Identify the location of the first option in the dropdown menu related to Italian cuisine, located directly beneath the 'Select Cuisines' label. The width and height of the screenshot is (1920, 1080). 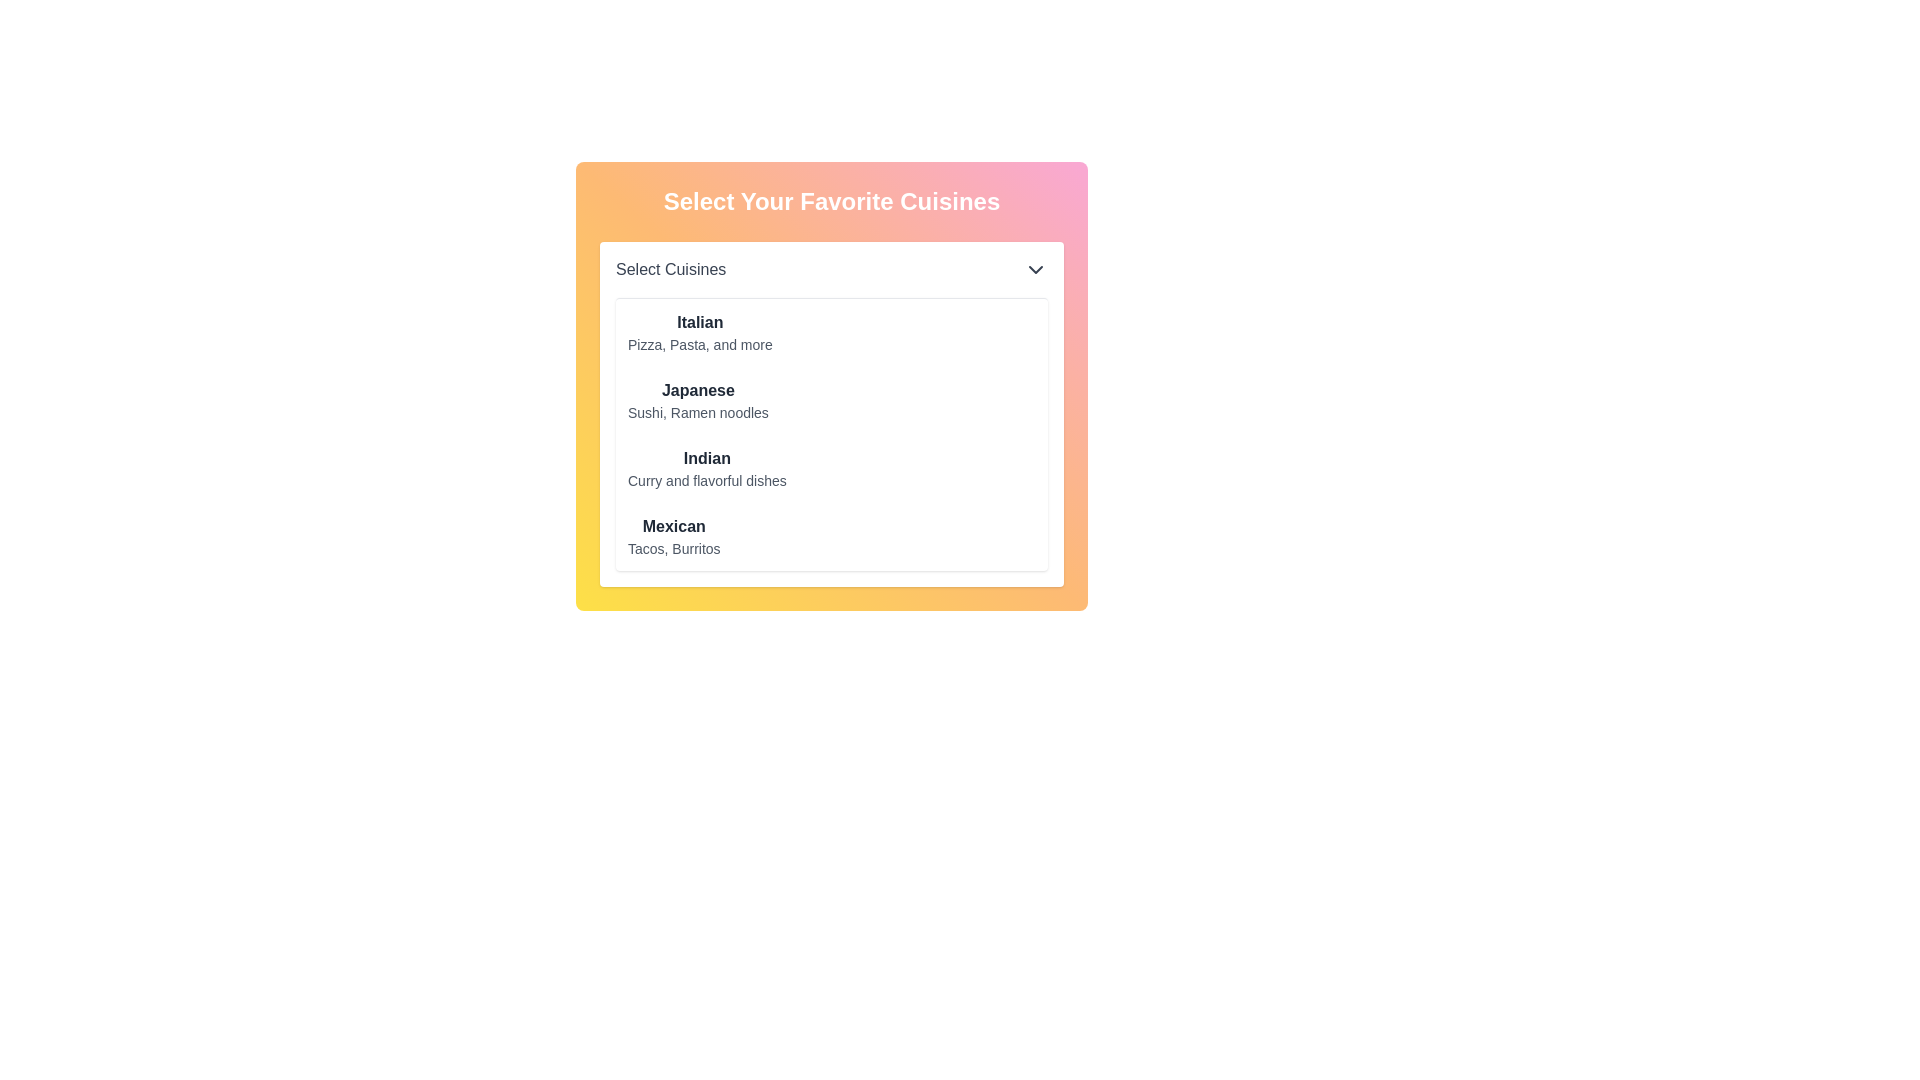
(700, 331).